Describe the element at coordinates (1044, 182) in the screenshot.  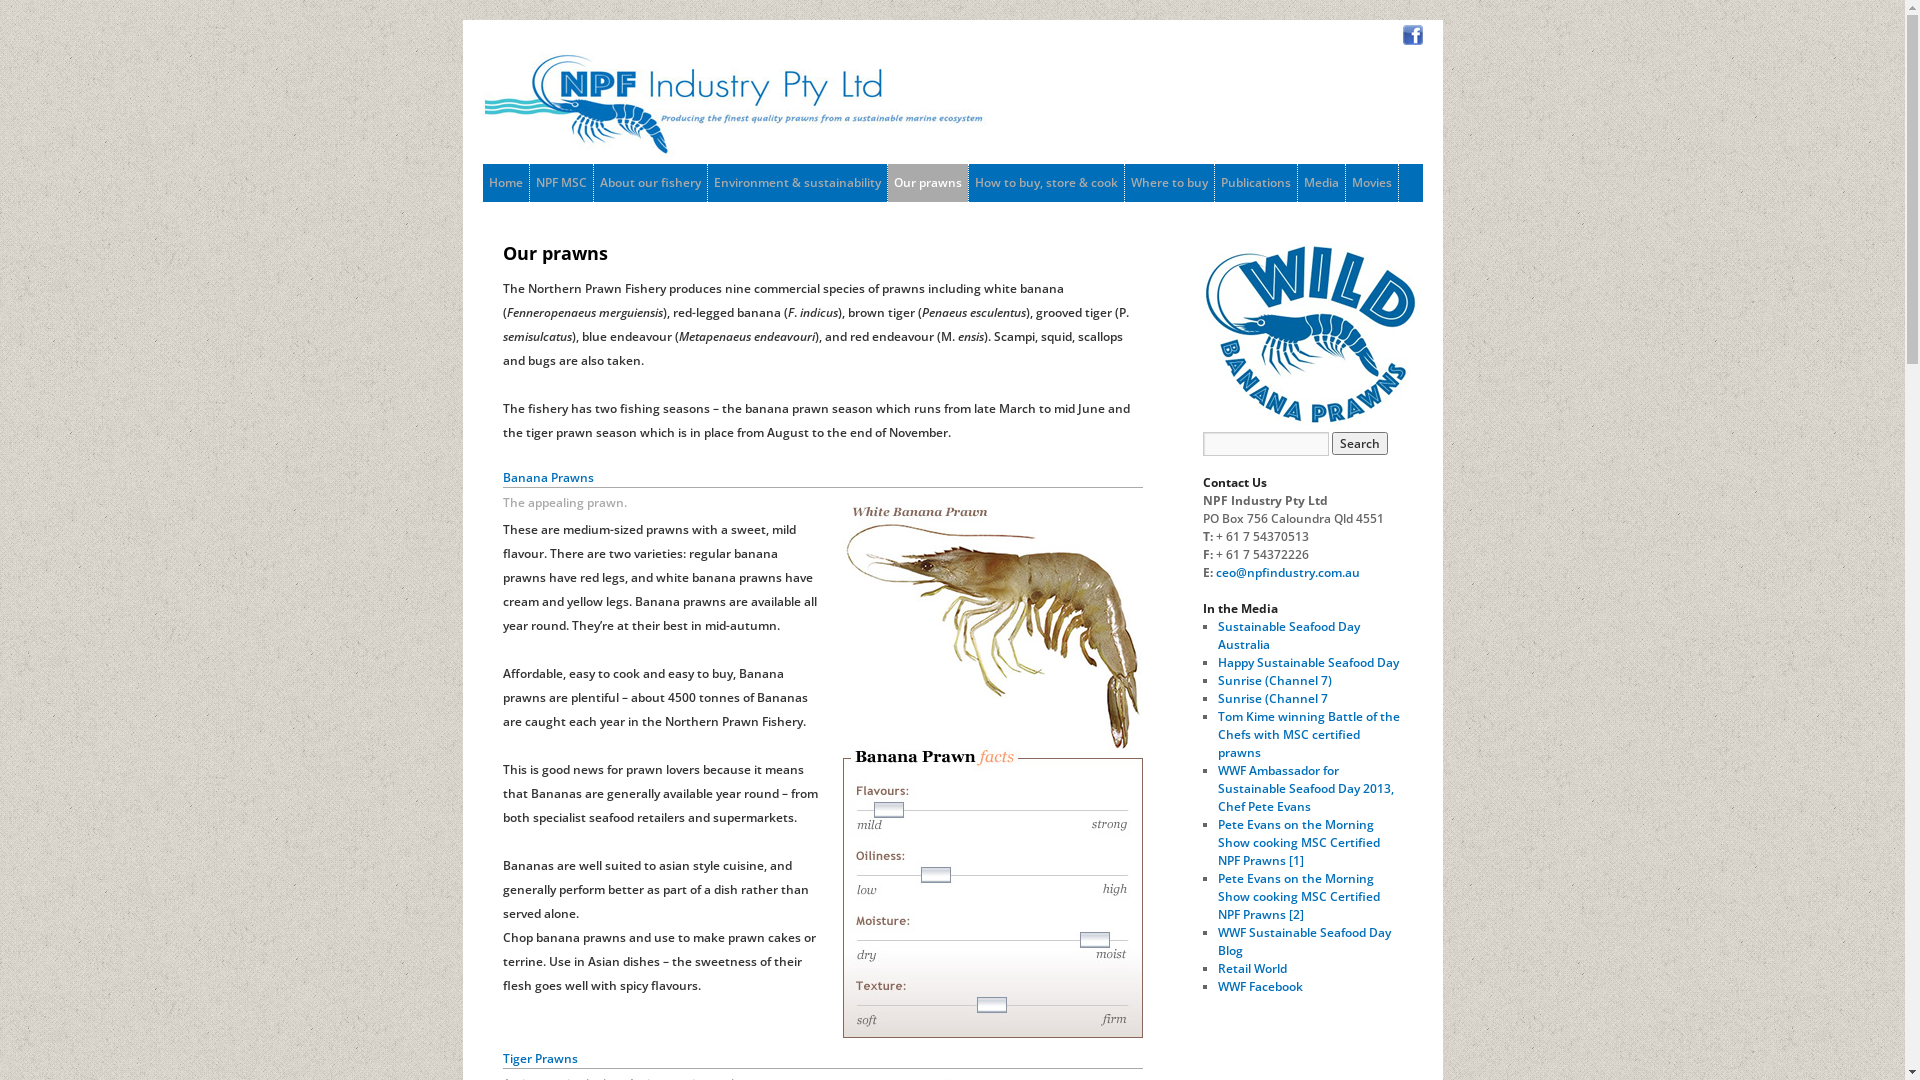
I see `'How to buy, store & cook'` at that location.